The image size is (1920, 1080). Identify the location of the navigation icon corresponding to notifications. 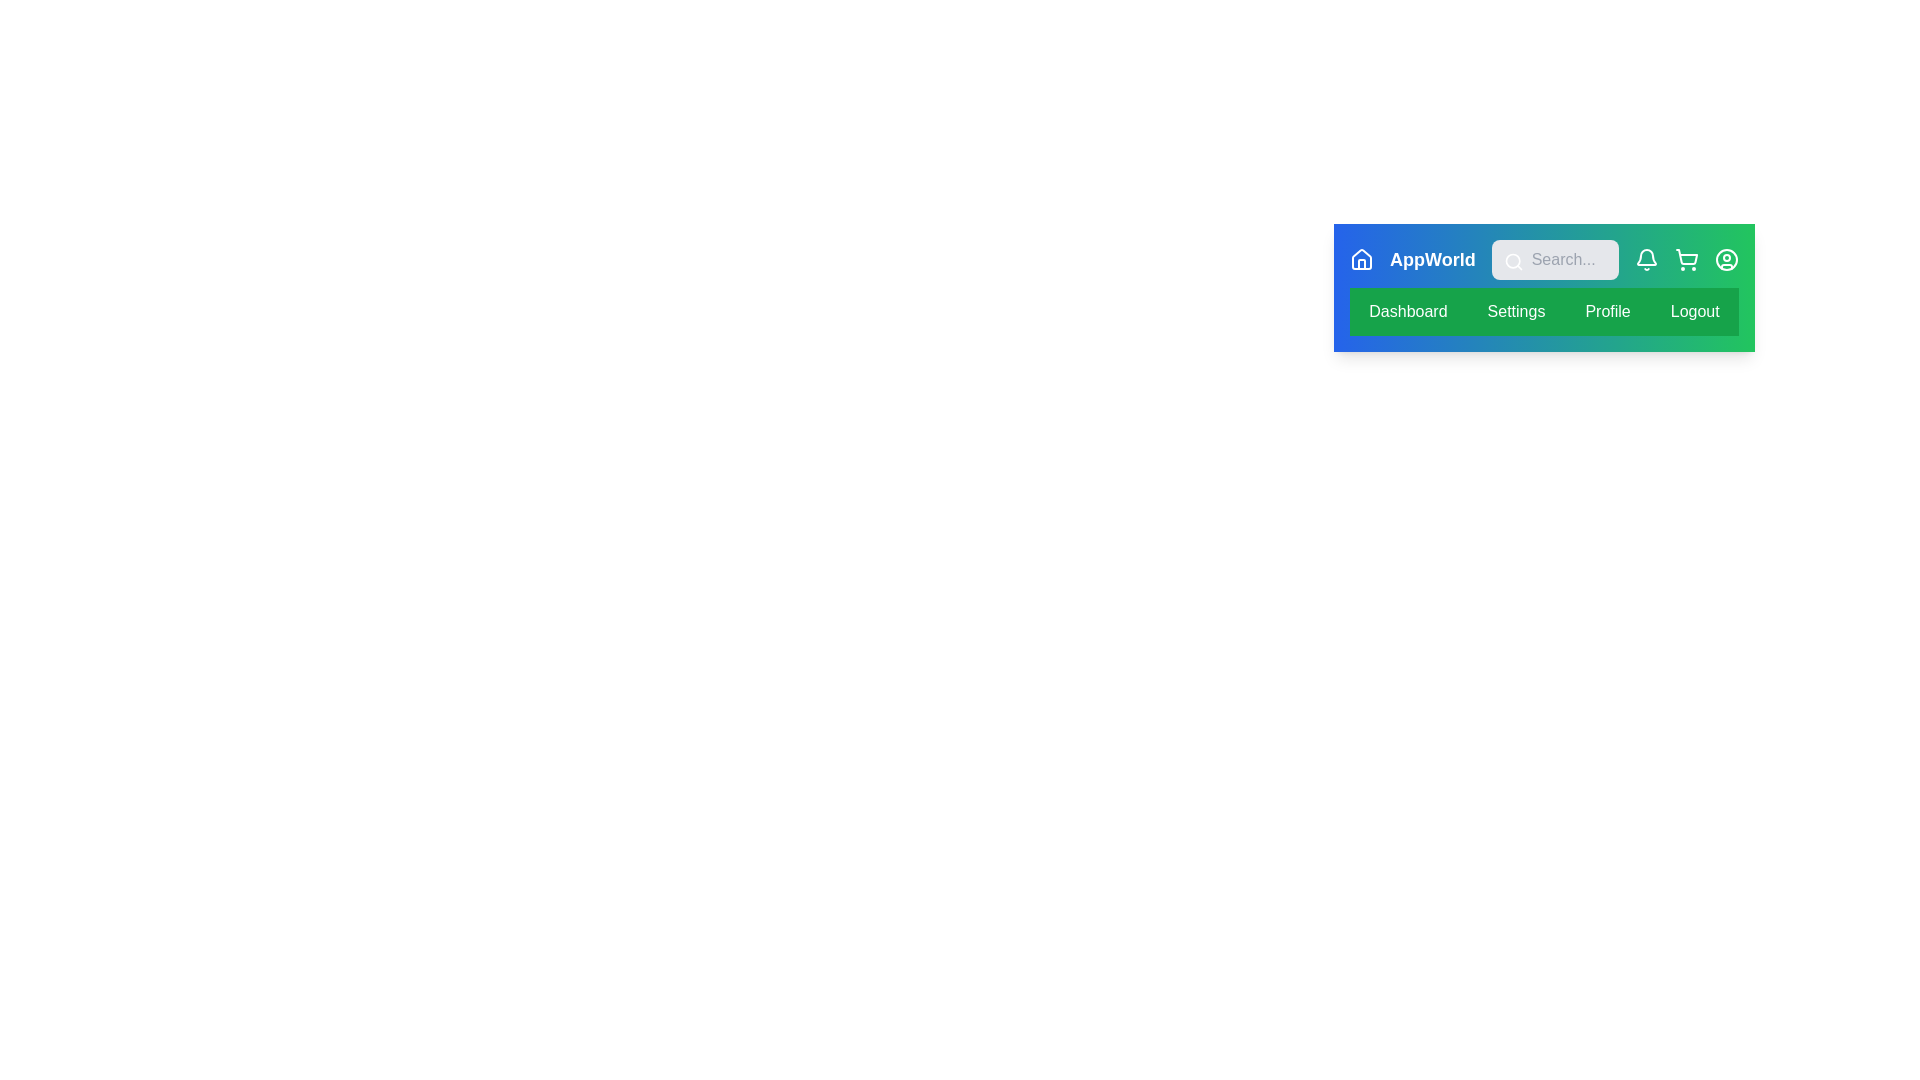
(1646, 258).